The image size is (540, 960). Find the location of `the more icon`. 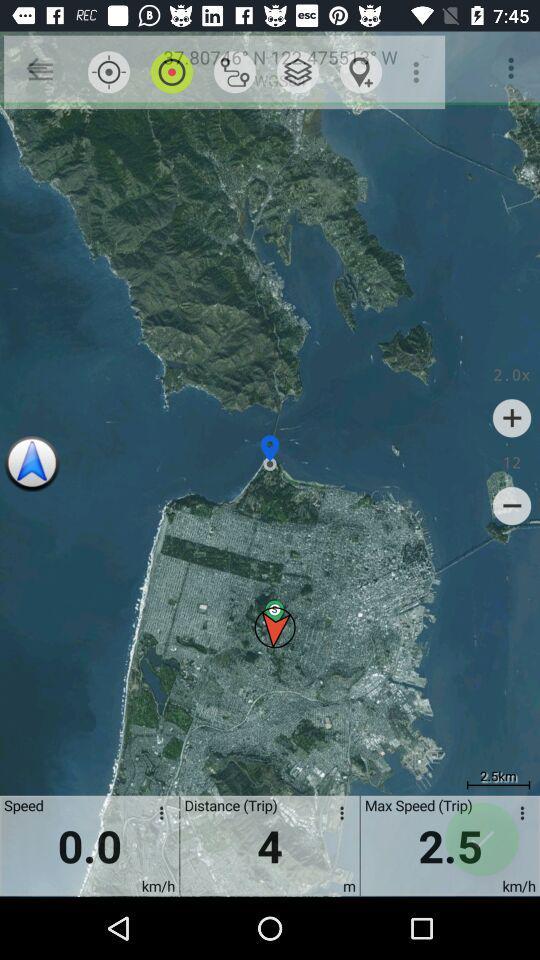

the more icon is located at coordinates (157, 816).